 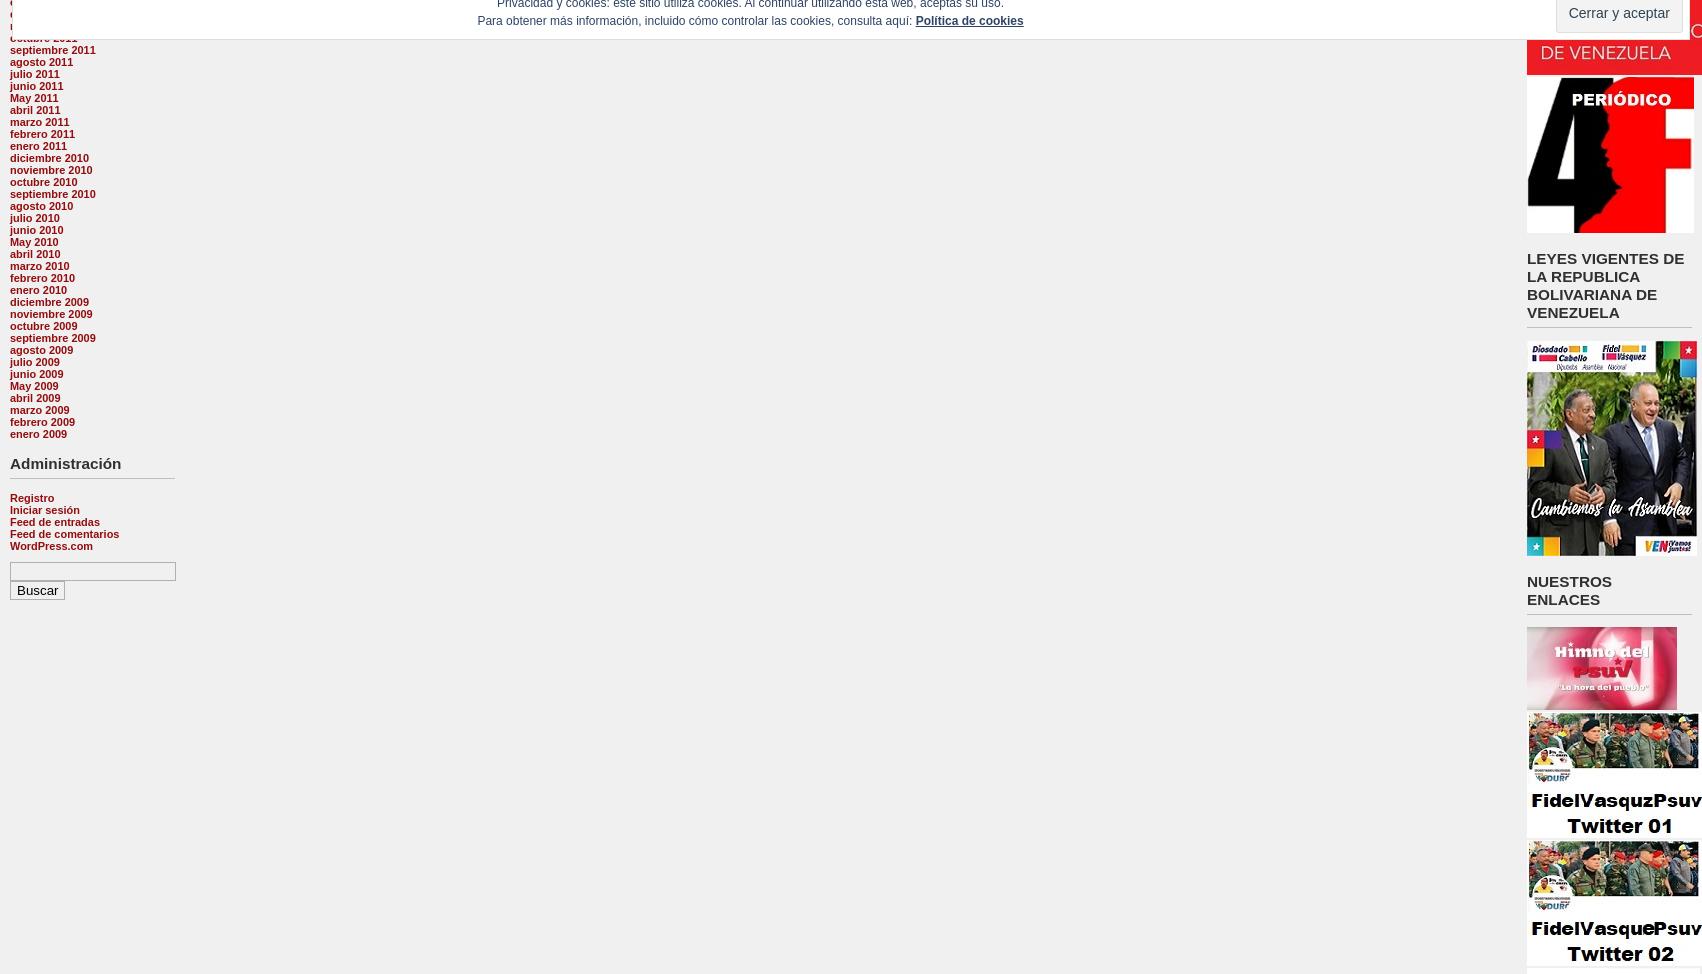 What do you see at coordinates (10, 349) in the screenshot?
I see `'agosto 2009'` at bounding box center [10, 349].